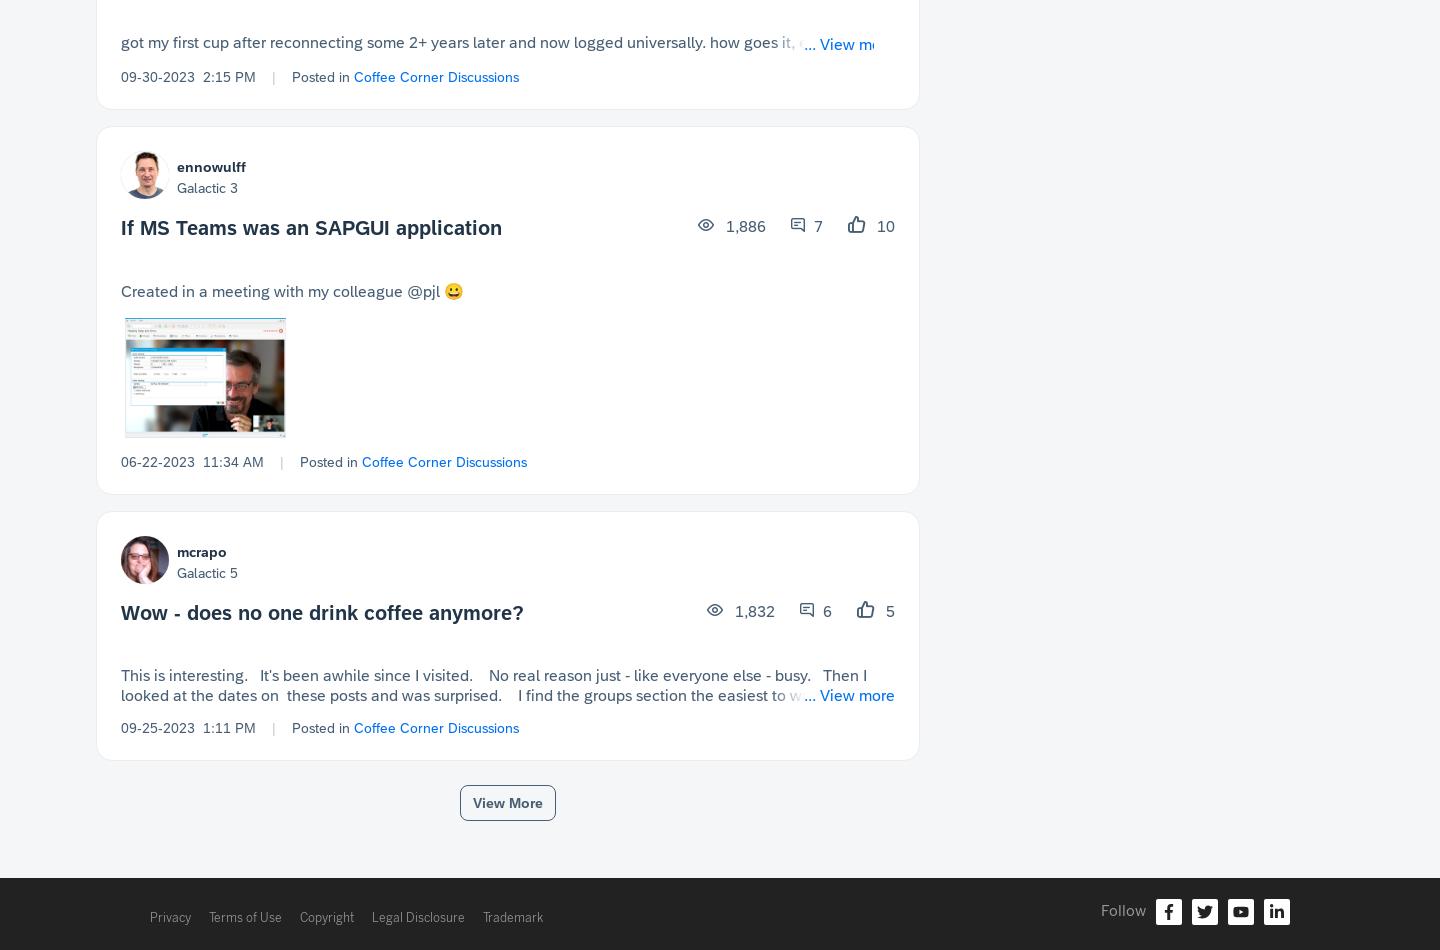  What do you see at coordinates (883, 225) in the screenshot?
I see `'10'` at bounding box center [883, 225].